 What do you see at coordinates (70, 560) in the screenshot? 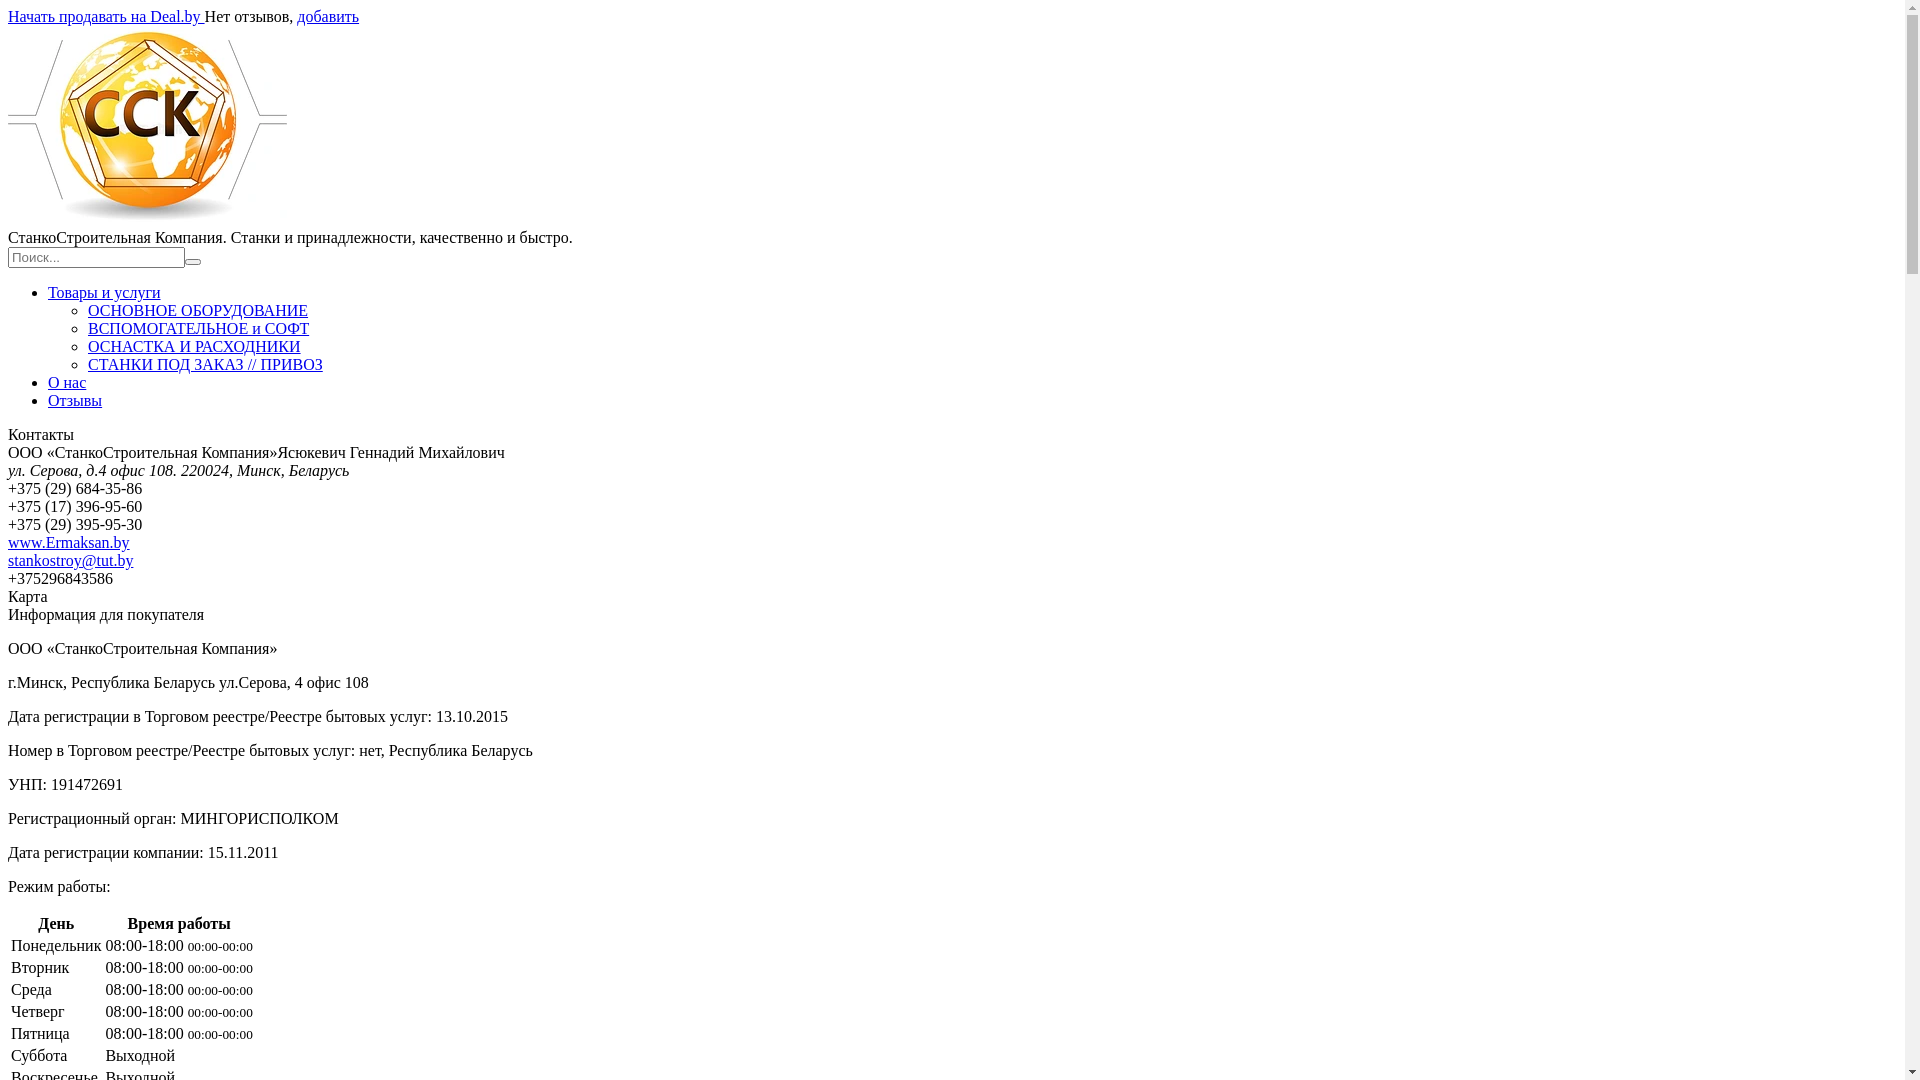
I see `'stankostroy@tut.by'` at bounding box center [70, 560].